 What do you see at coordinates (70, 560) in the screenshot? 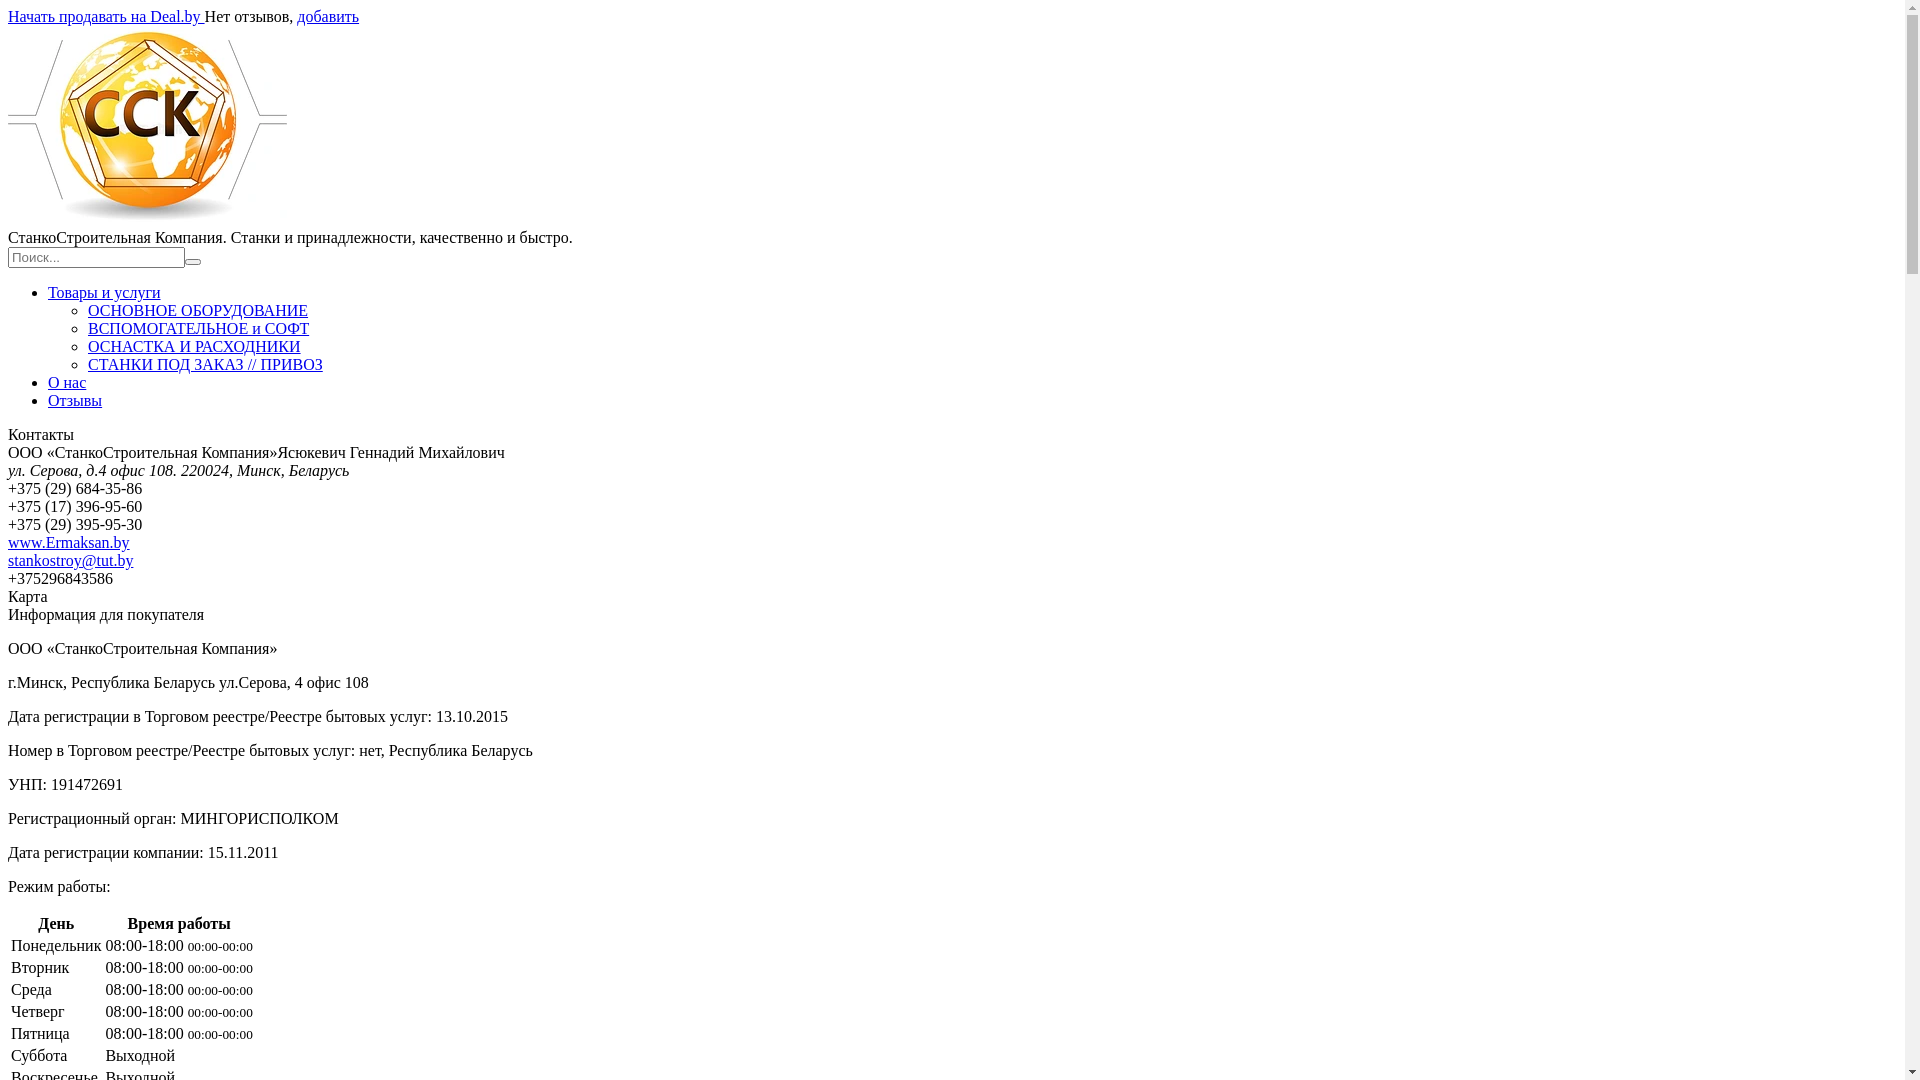
I see `'stankostroy@tut.by'` at bounding box center [70, 560].